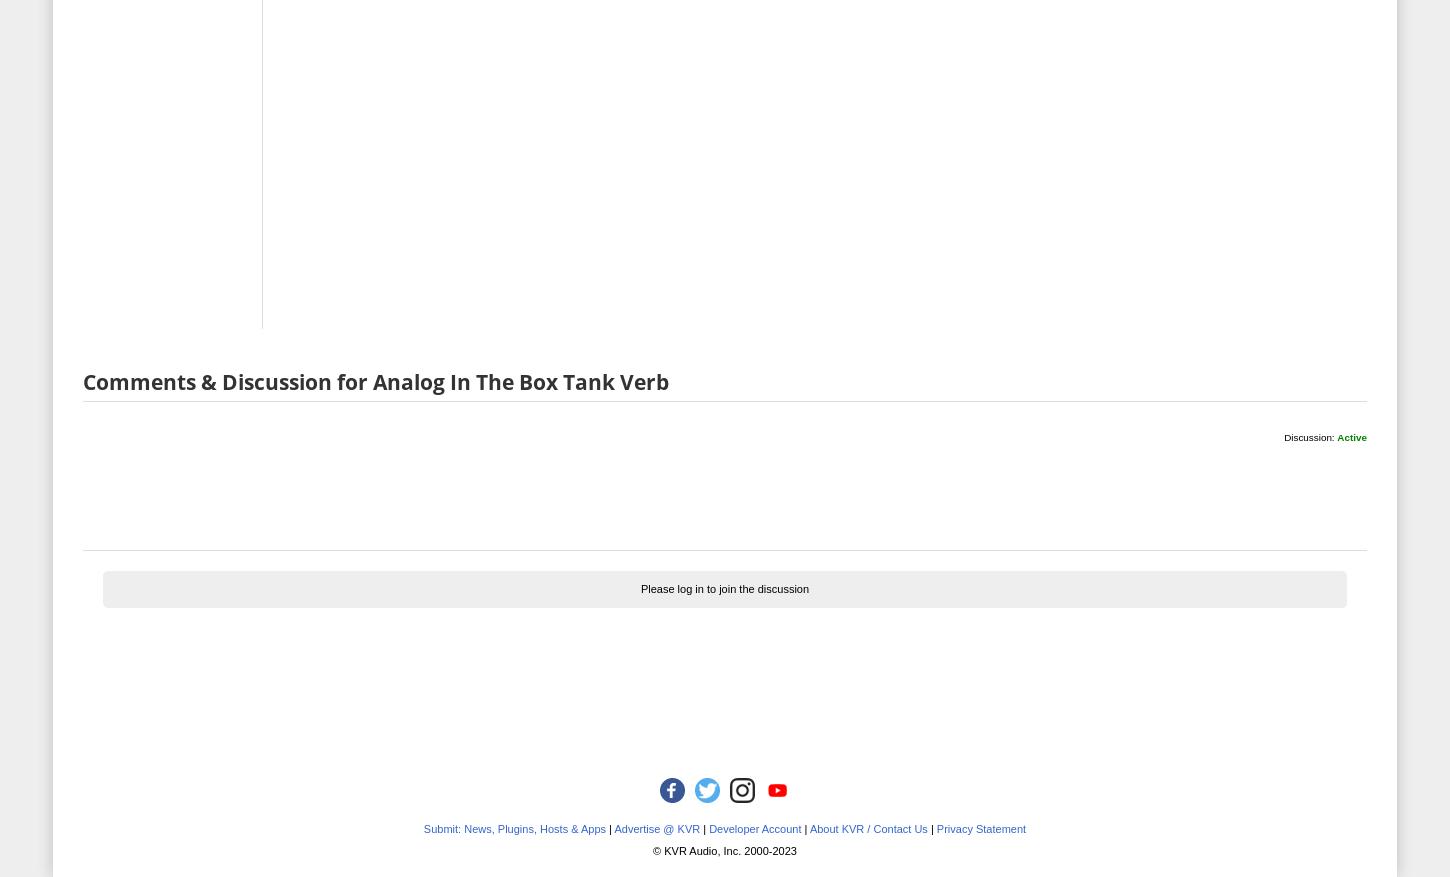 The image size is (1450, 877). I want to click on 'Submit: News, Plugins, Hosts & Apps', so click(514, 826).